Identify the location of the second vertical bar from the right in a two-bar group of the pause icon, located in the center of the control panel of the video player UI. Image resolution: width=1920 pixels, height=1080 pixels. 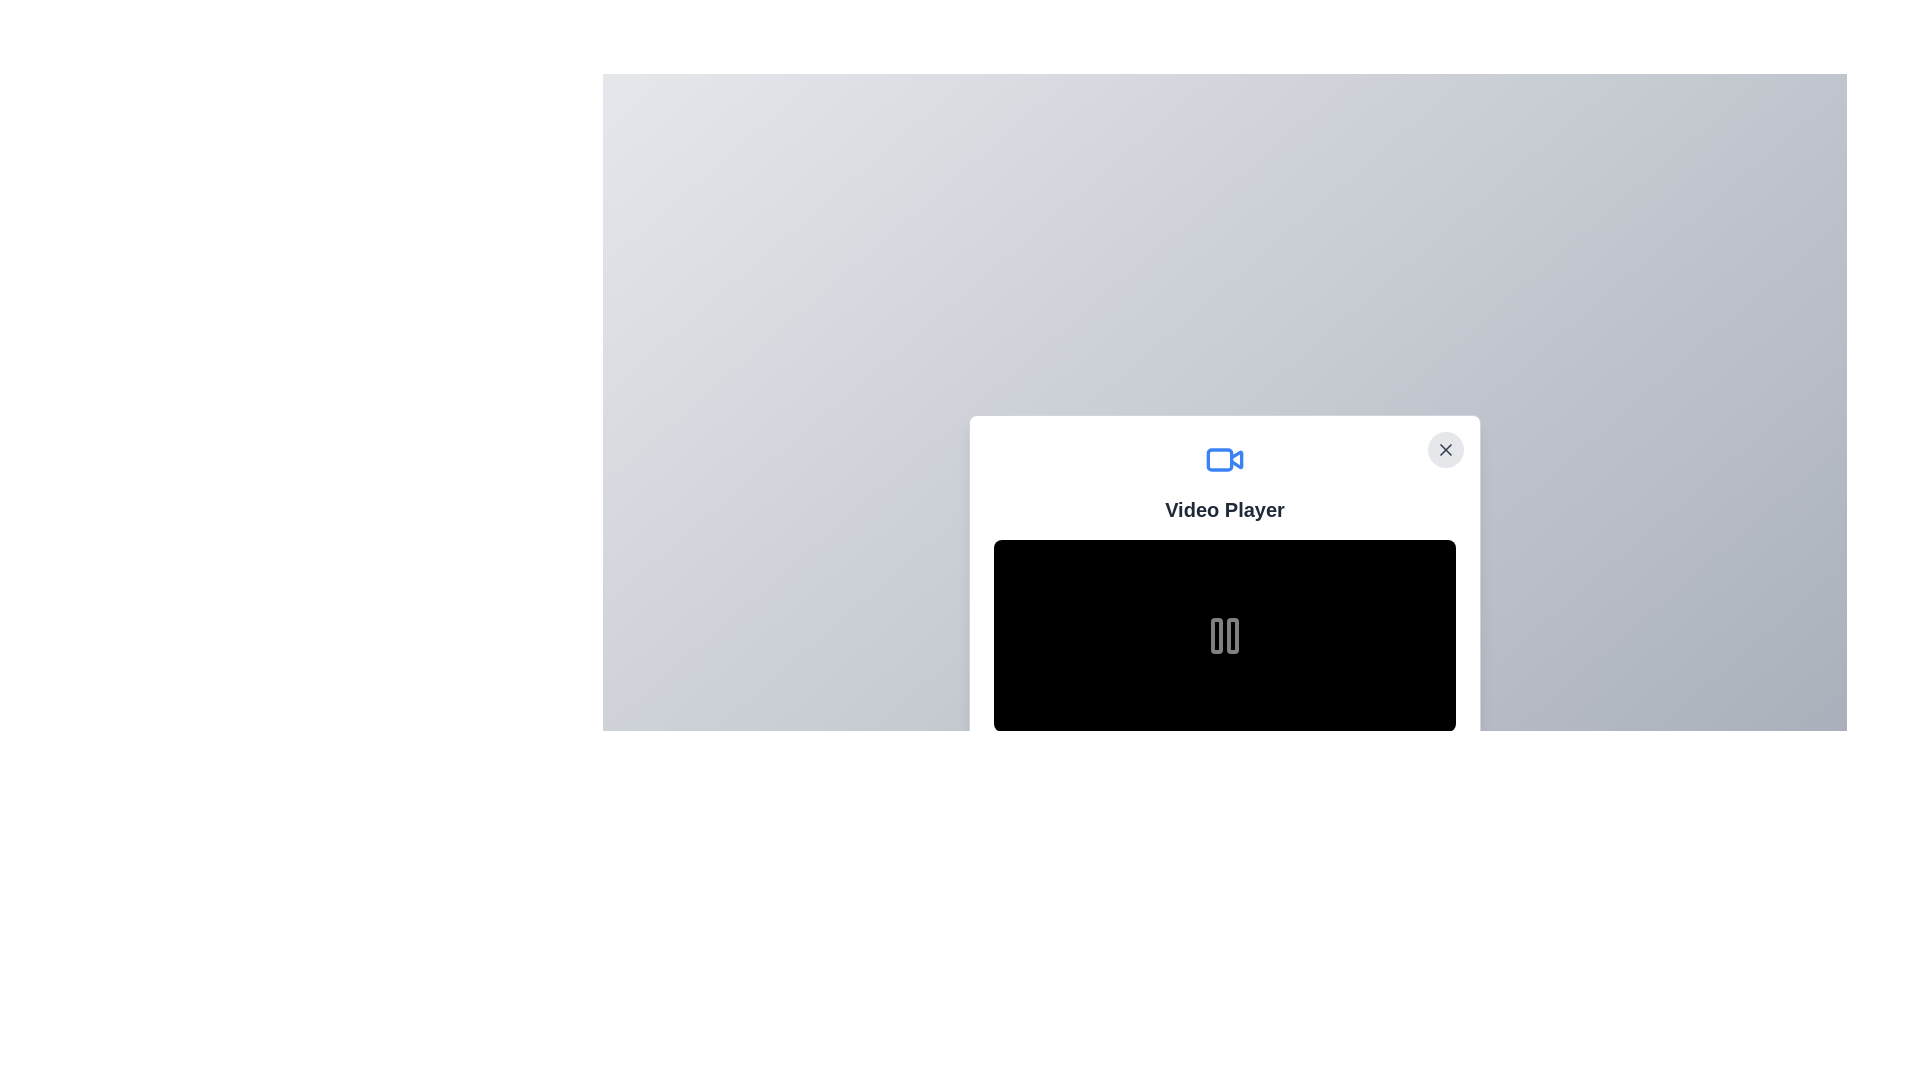
(1232, 636).